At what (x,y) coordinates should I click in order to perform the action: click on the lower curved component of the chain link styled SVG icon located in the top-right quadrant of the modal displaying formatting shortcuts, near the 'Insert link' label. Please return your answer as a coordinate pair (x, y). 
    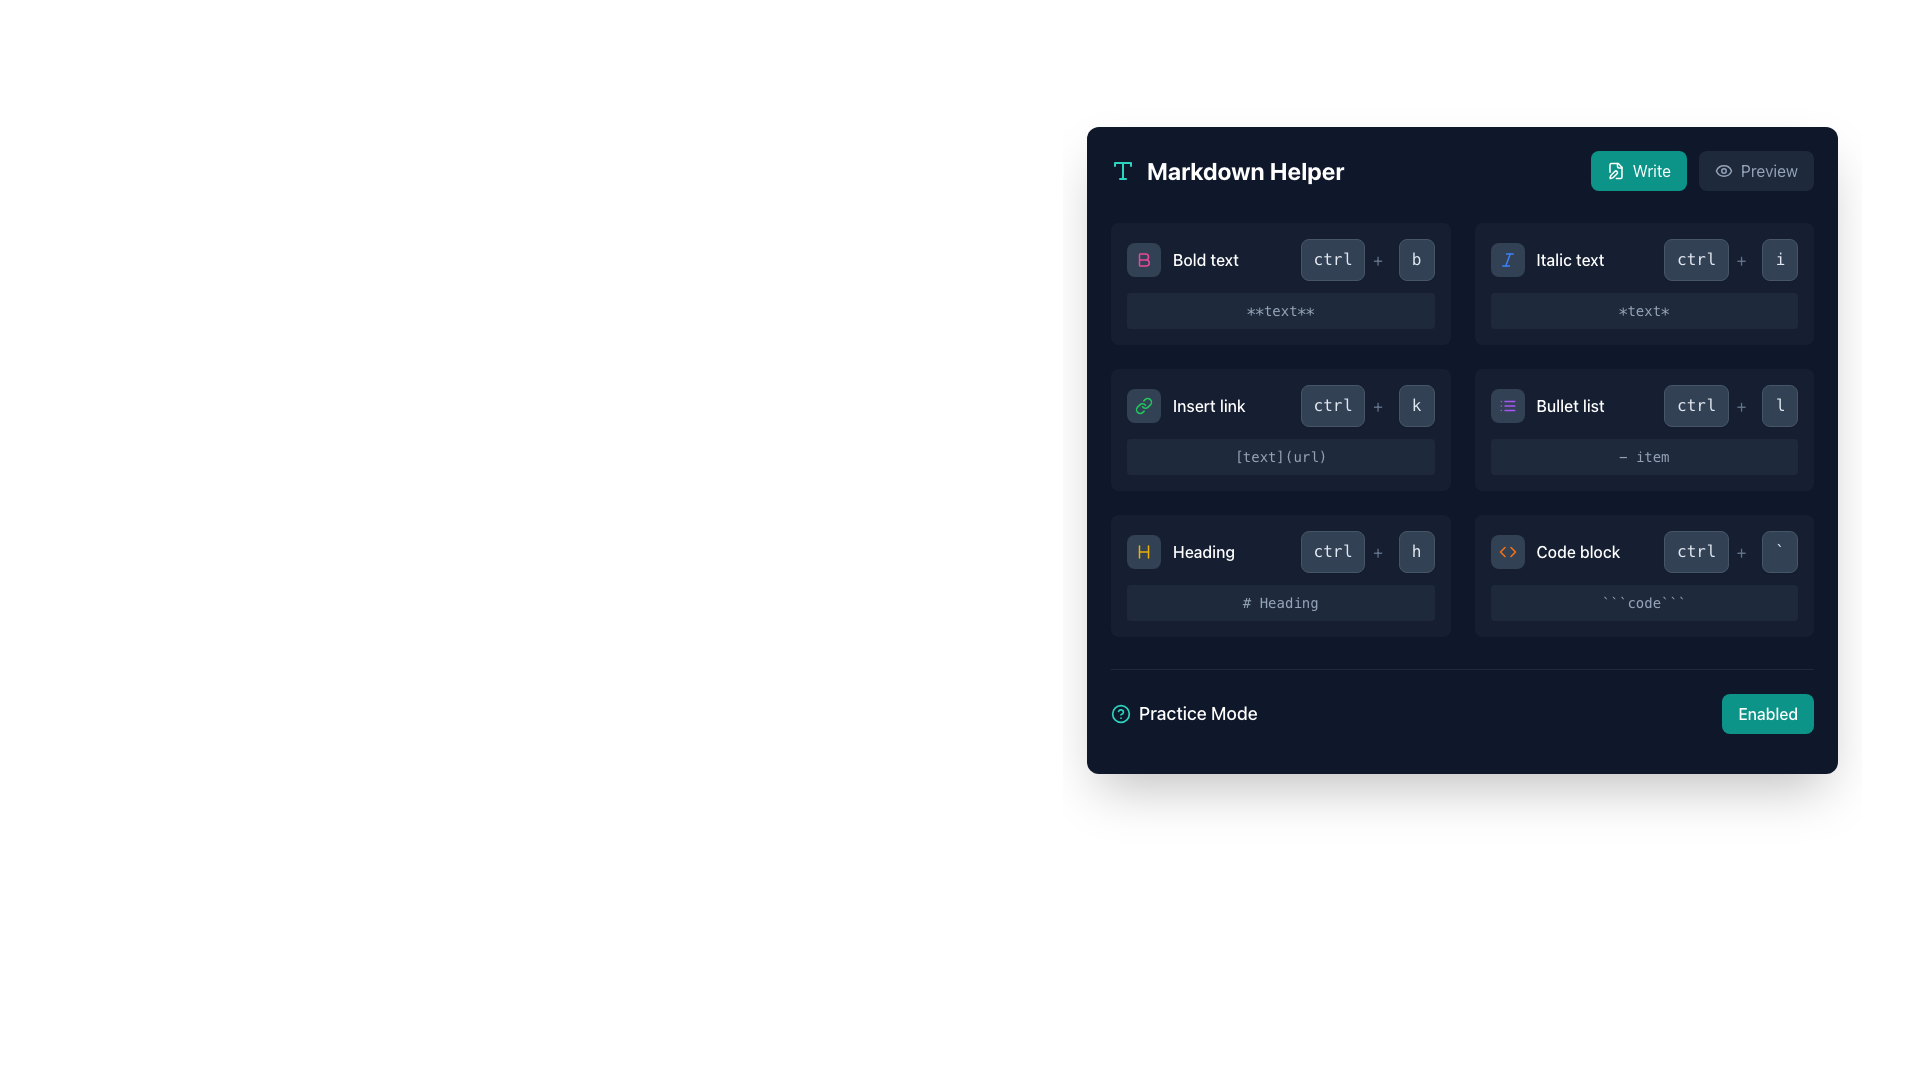
    Looking at the image, I should click on (1141, 407).